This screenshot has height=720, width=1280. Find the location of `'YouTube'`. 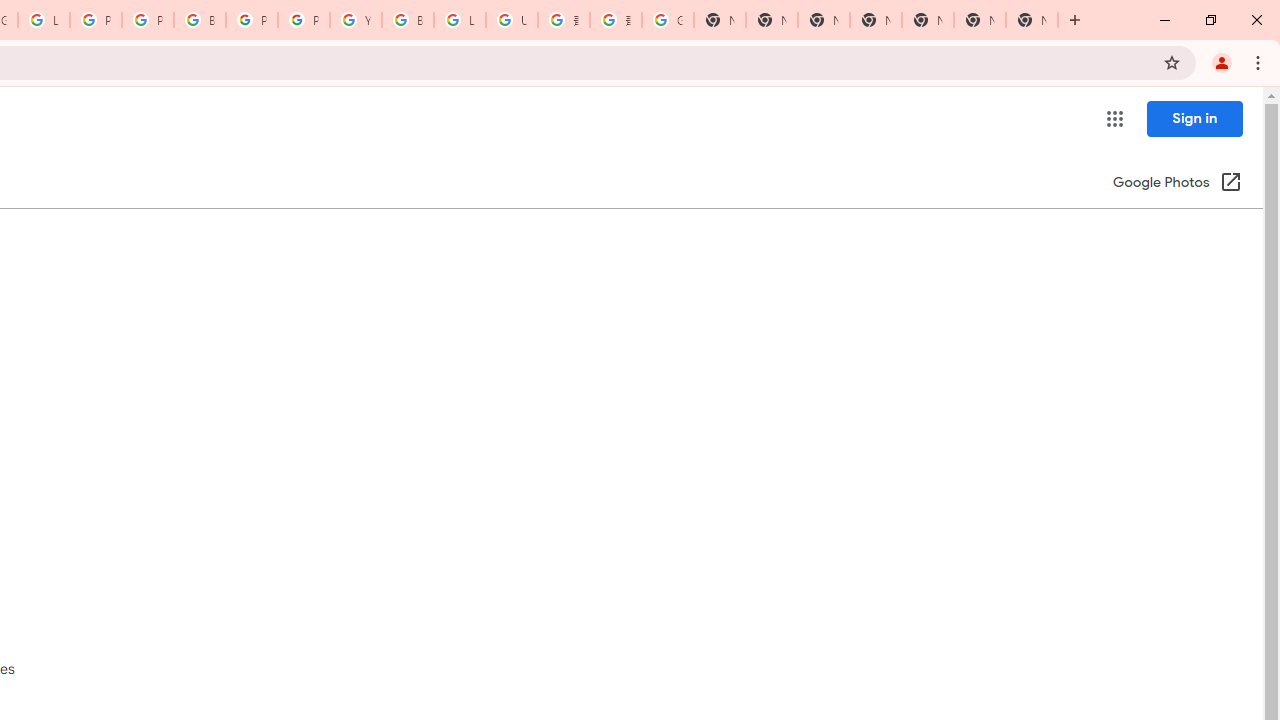

'YouTube' is located at coordinates (355, 20).